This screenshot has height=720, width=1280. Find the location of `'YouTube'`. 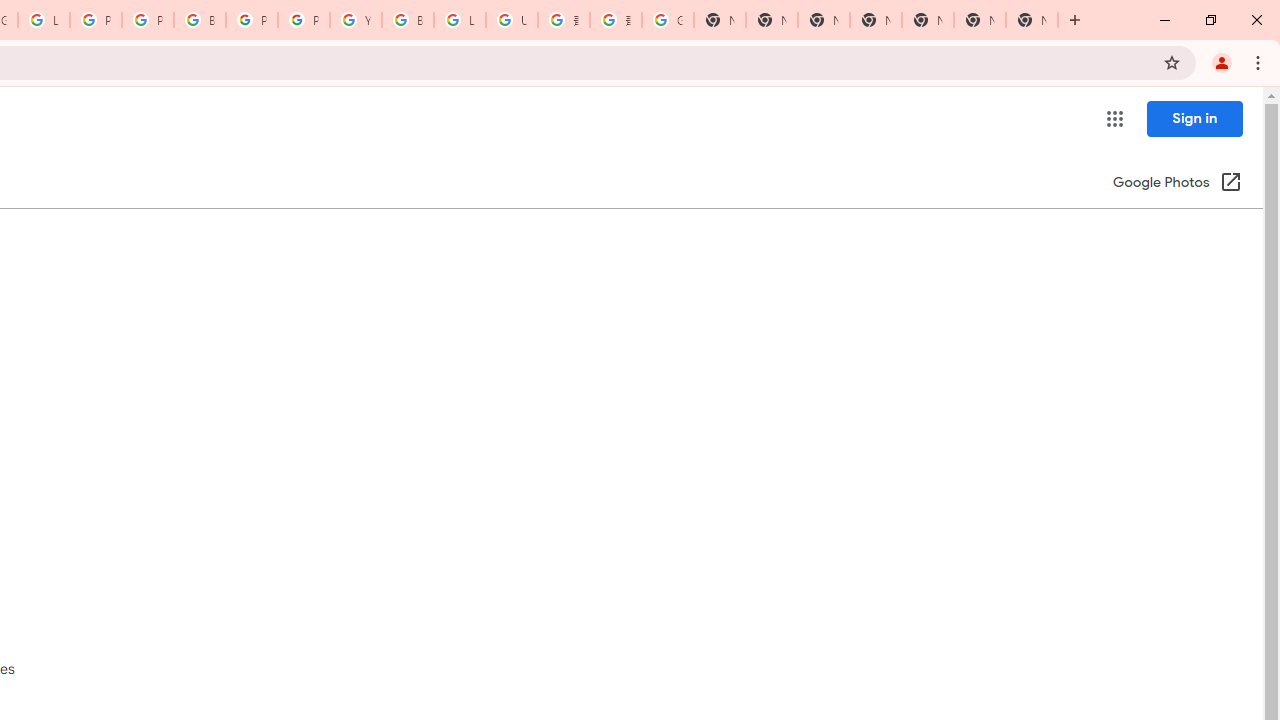

'YouTube' is located at coordinates (355, 20).